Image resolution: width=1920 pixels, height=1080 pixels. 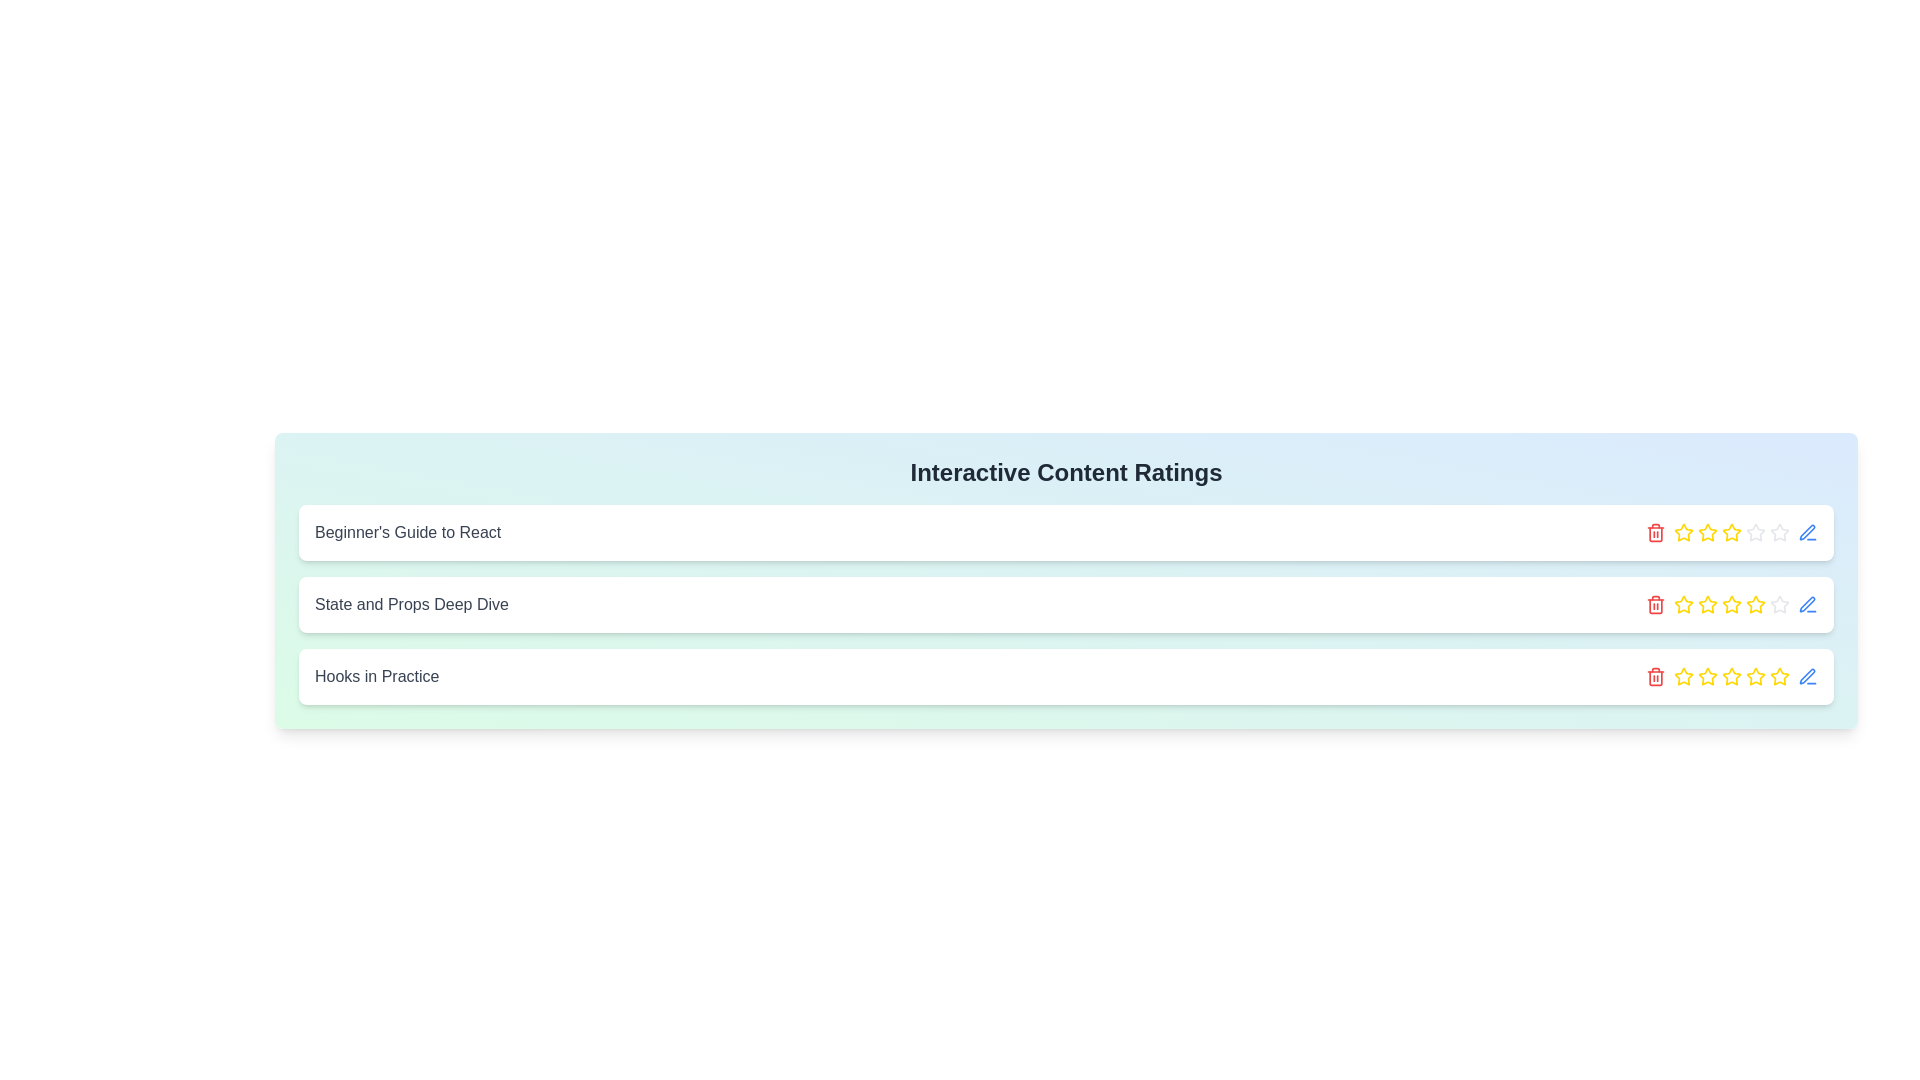 What do you see at coordinates (1731, 531) in the screenshot?
I see `the third gold-filled star in the five-star rating component located under 'Beginner's Guide to React'` at bounding box center [1731, 531].